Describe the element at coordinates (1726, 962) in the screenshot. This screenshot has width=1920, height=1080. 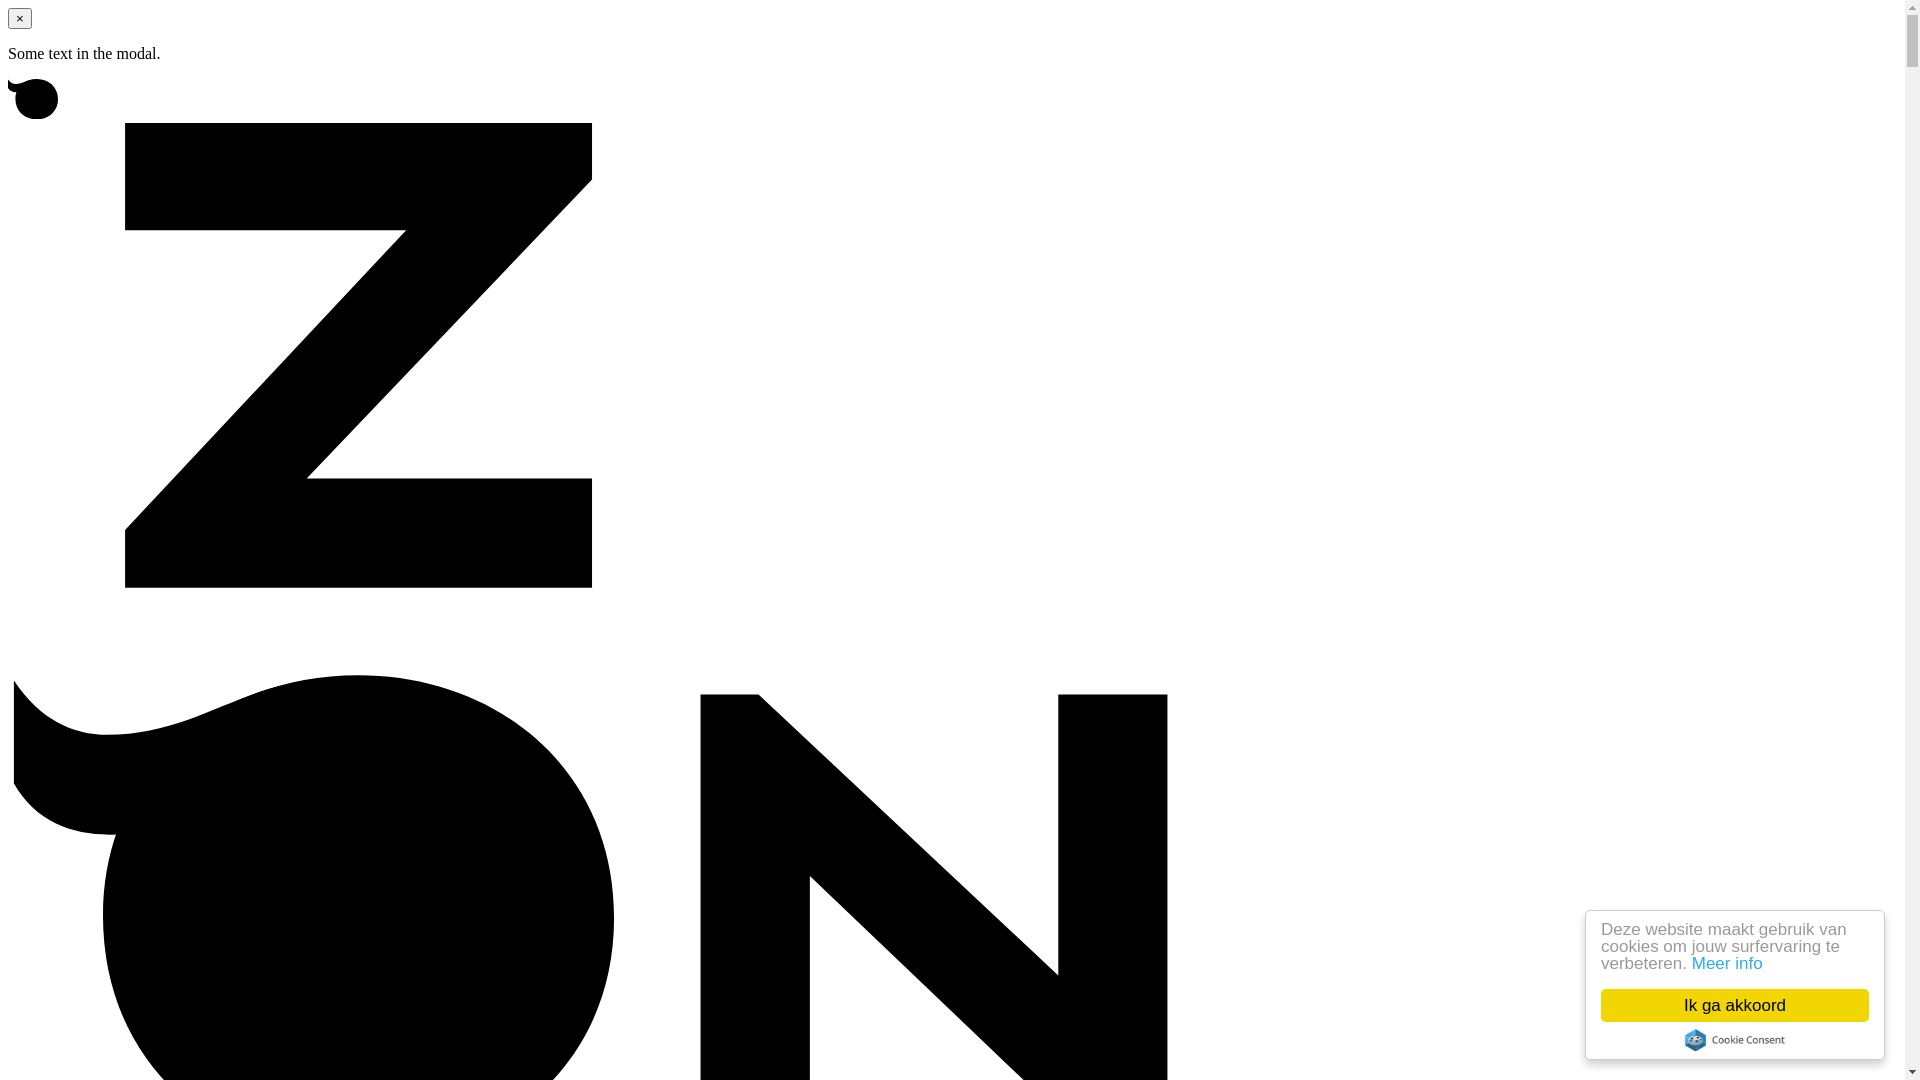
I see `'Meer info'` at that location.